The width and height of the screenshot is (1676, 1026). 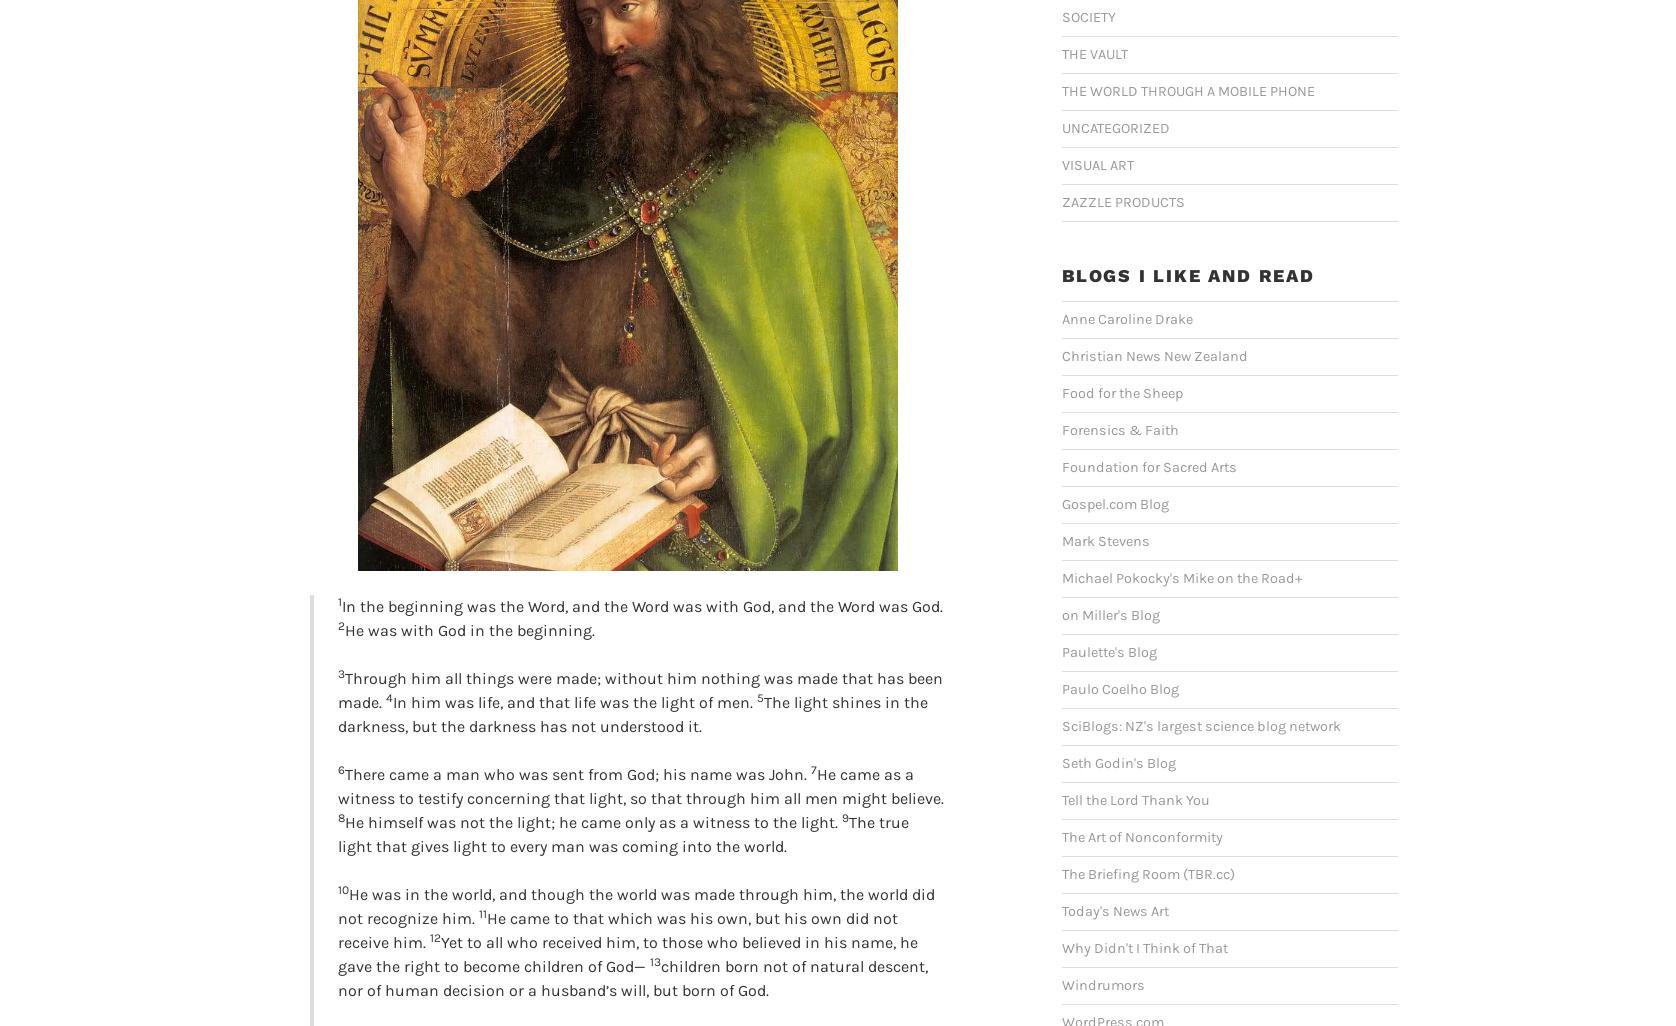 I want to click on 'The Briefing Room (TBR.cc)', so click(x=1147, y=873).